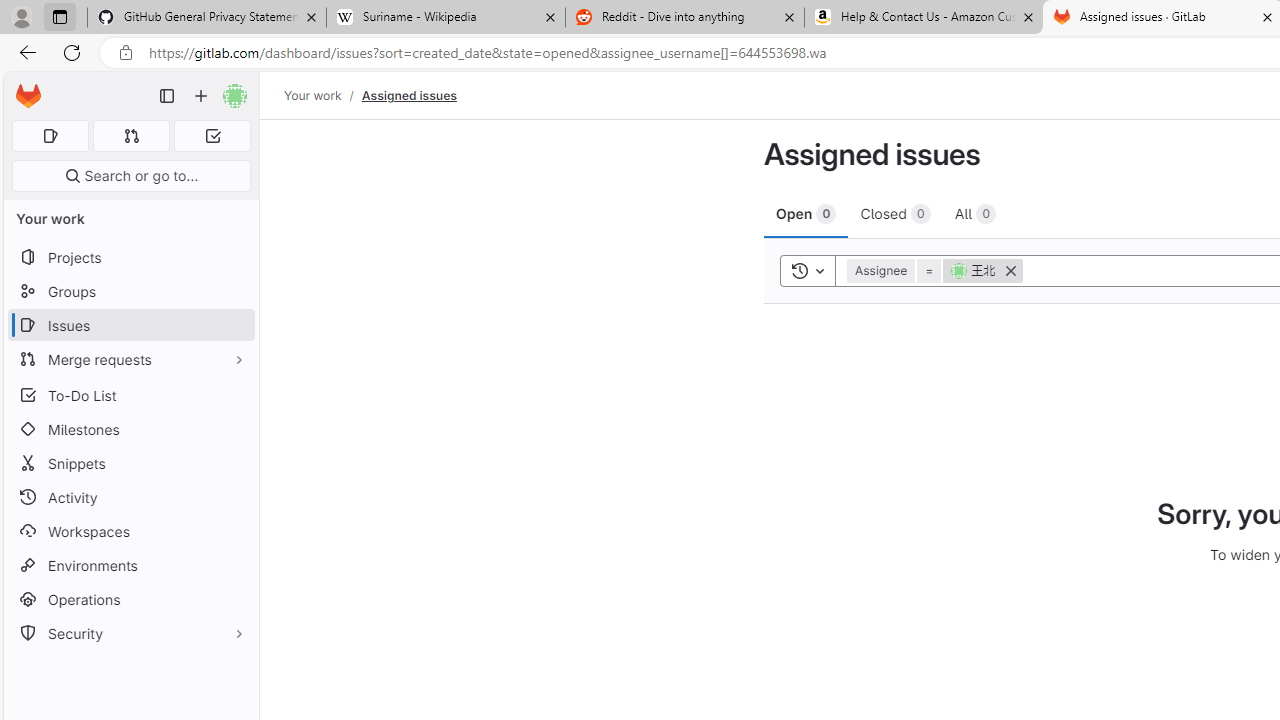 The height and width of the screenshot is (720, 1280). Describe the element at coordinates (407, 95) in the screenshot. I see `'Assigned issues'` at that location.